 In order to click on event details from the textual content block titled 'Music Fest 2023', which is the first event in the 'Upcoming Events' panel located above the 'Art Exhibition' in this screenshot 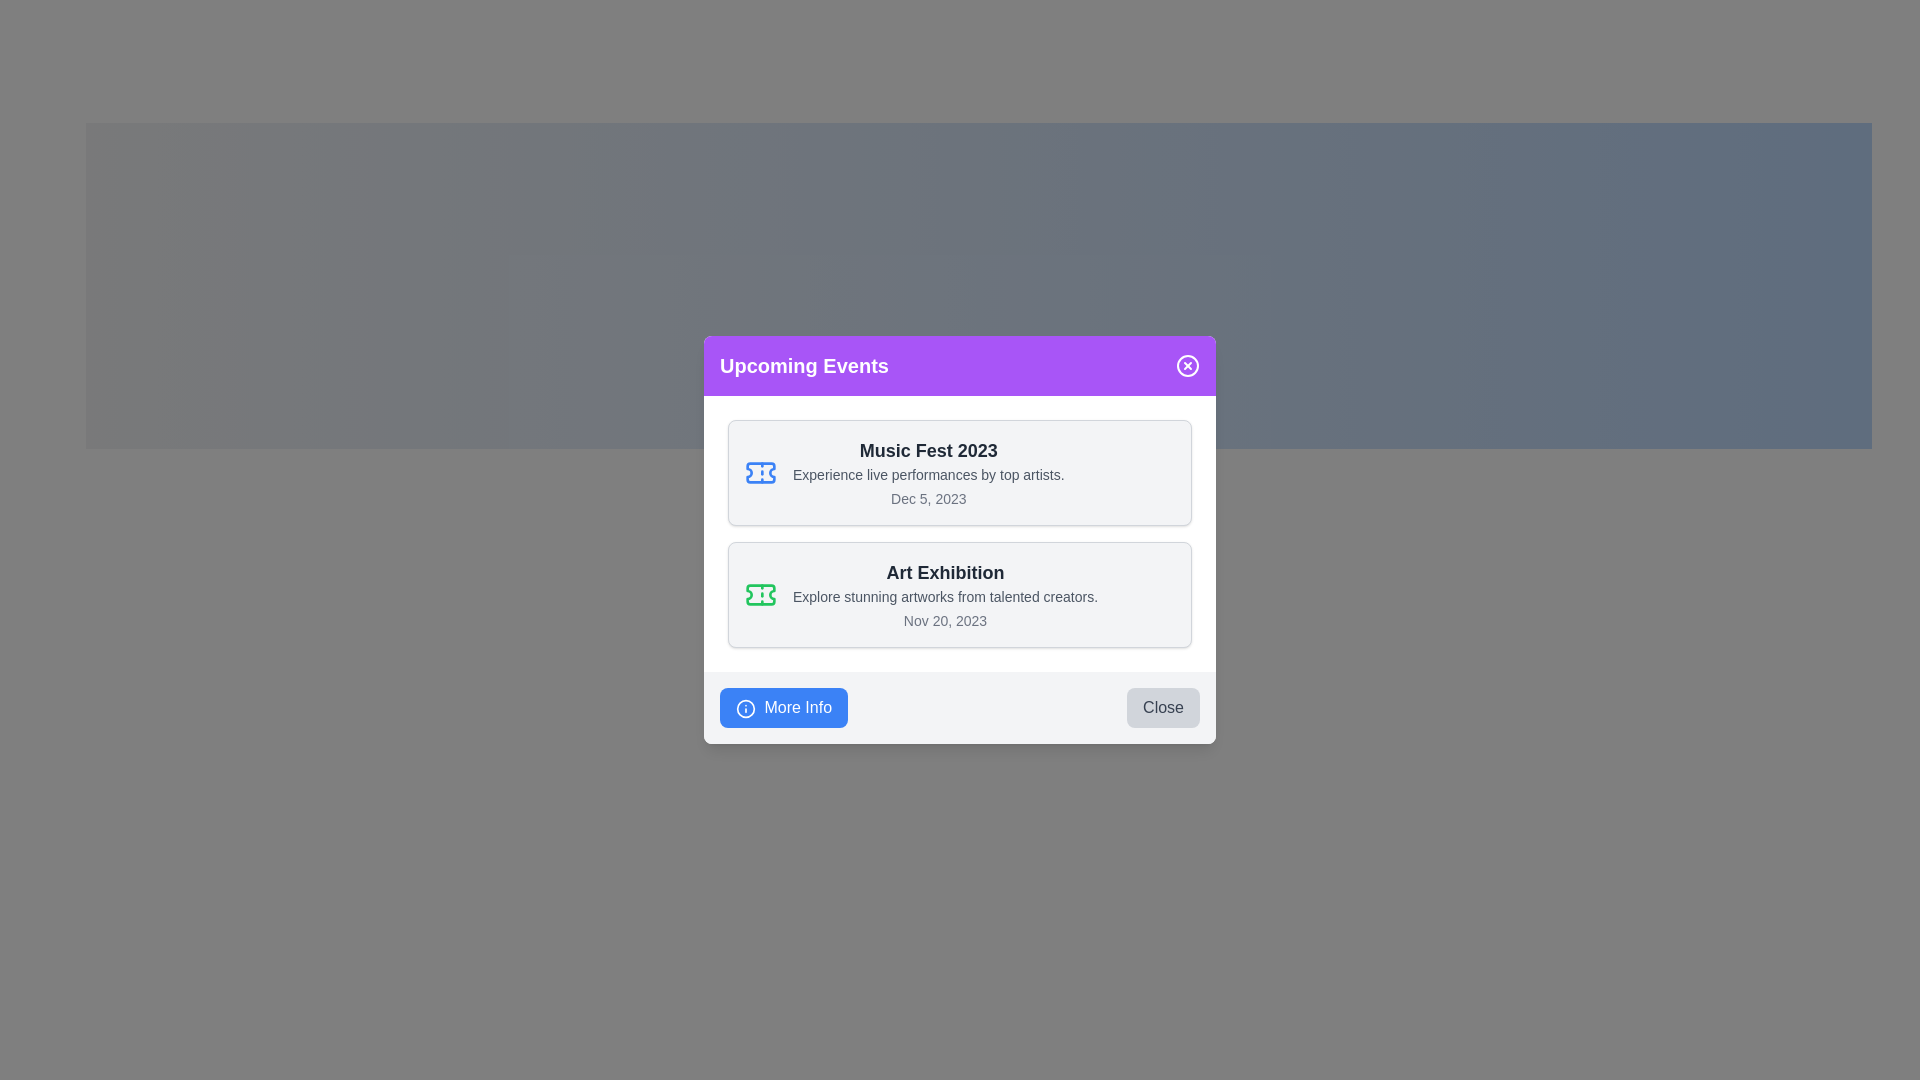, I will do `click(927, 473)`.